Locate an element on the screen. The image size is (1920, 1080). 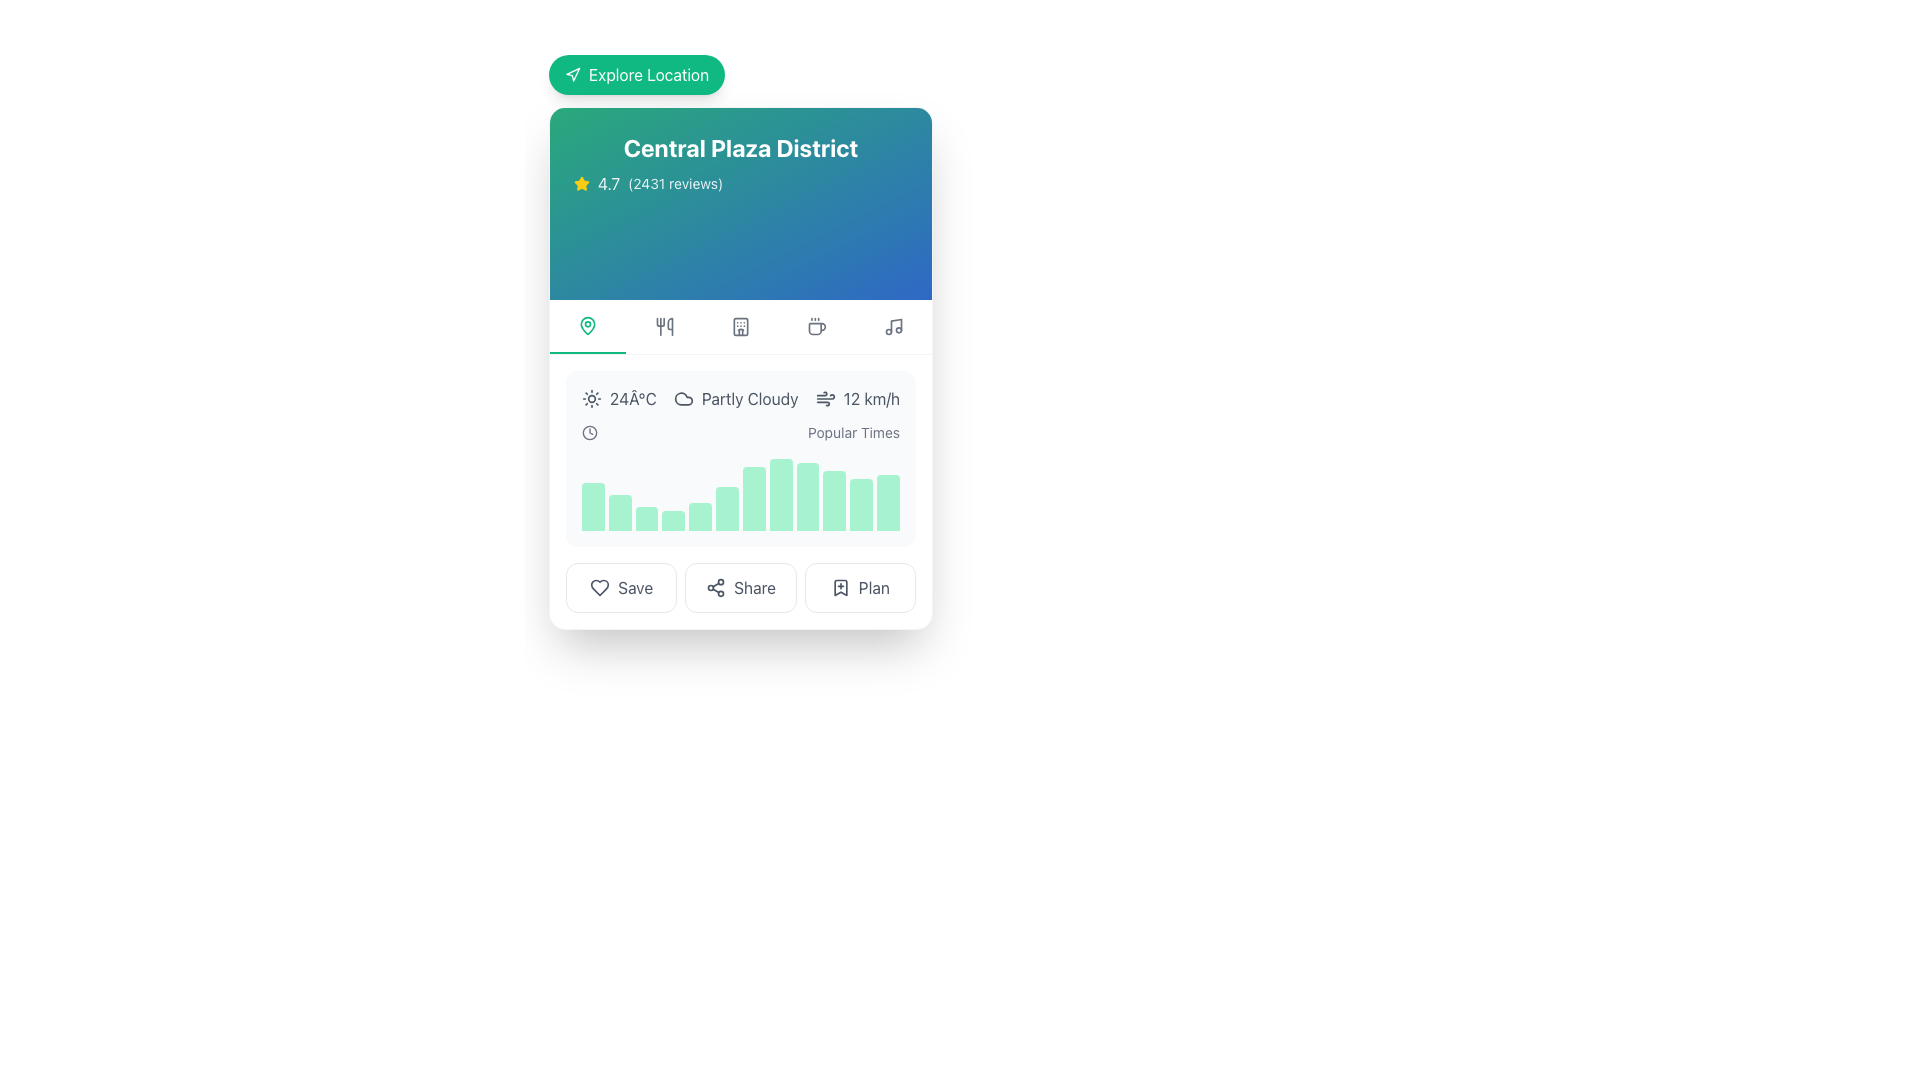
the second interactive icon button located centrally below the header 'Central Plaza District' is located at coordinates (664, 326).